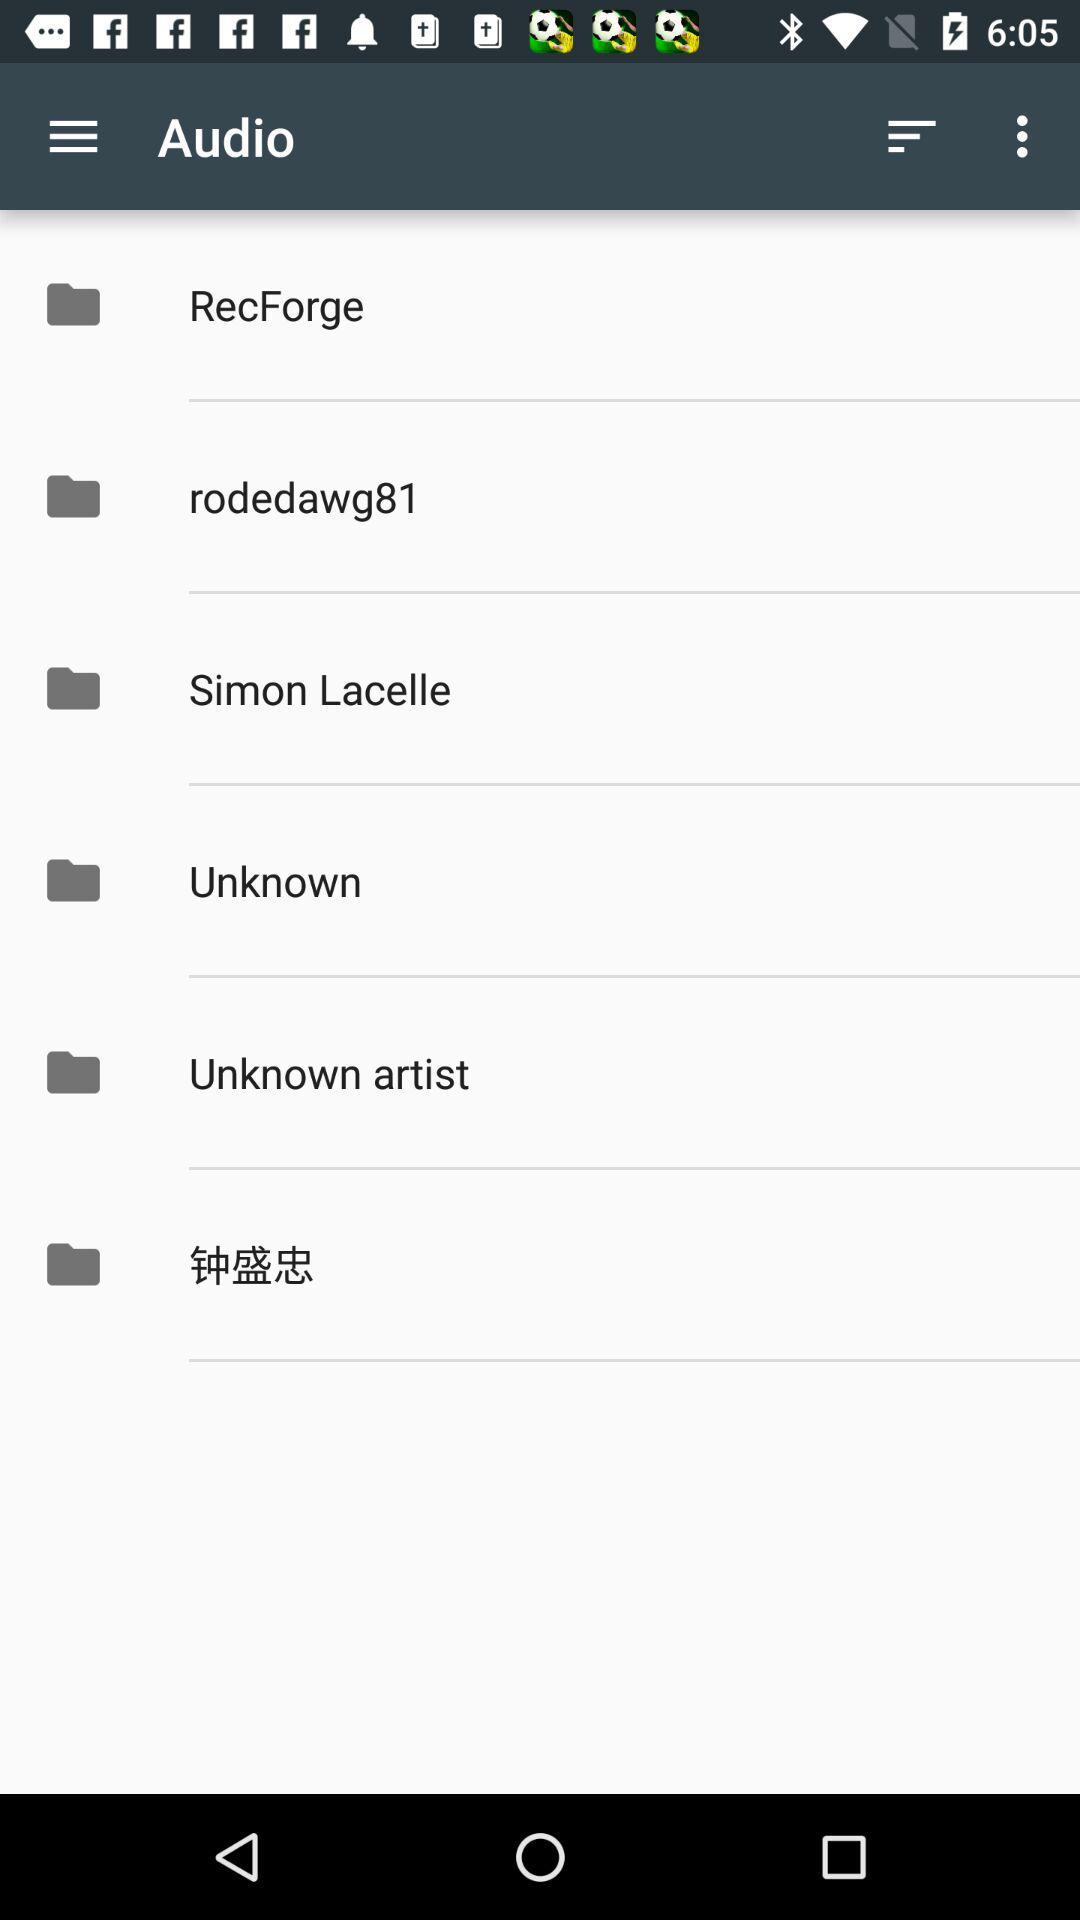 The height and width of the screenshot is (1920, 1080). What do you see at coordinates (612, 688) in the screenshot?
I see `icon below the rodedawg81 icon` at bounding box center [612, 688].